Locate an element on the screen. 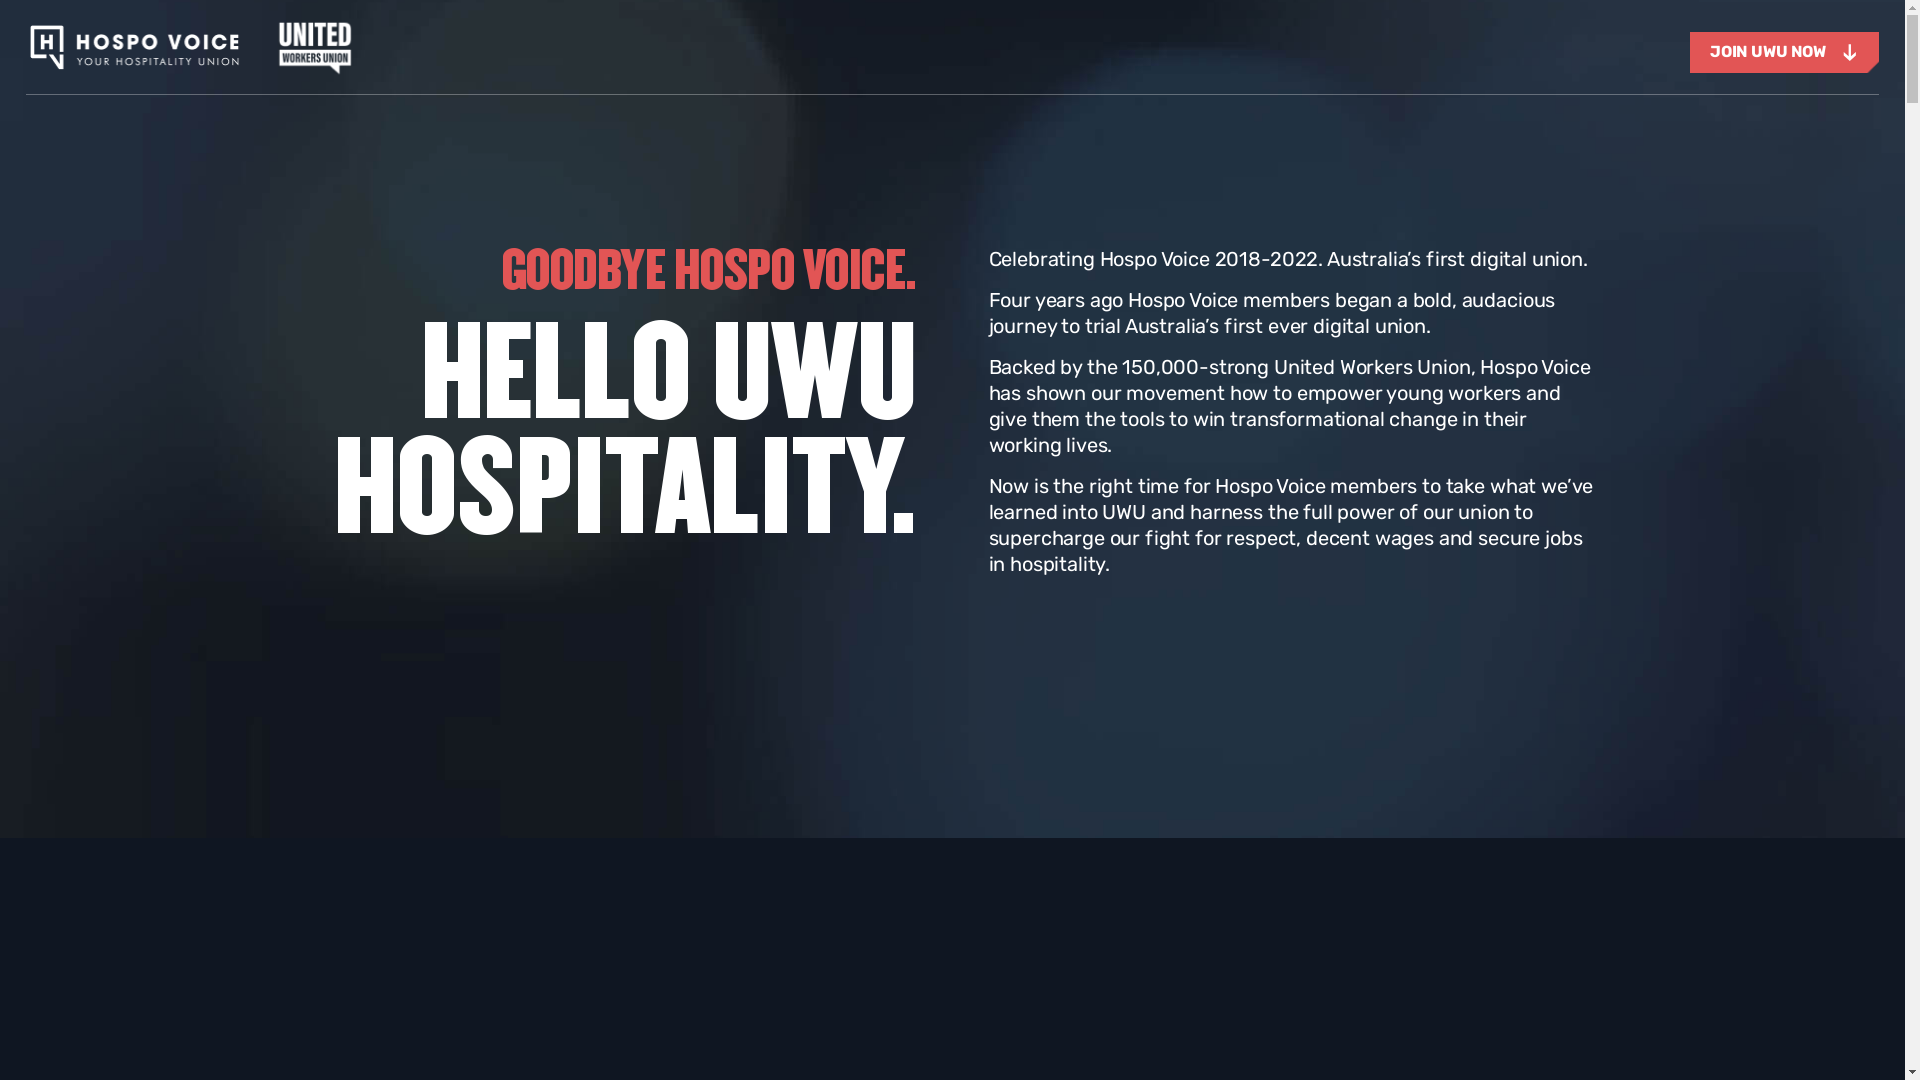 Image resolution: width=1920 pixels, height=1080 pixels. 'JOIN UWU NOW' is located at coordinates (1784, 51).